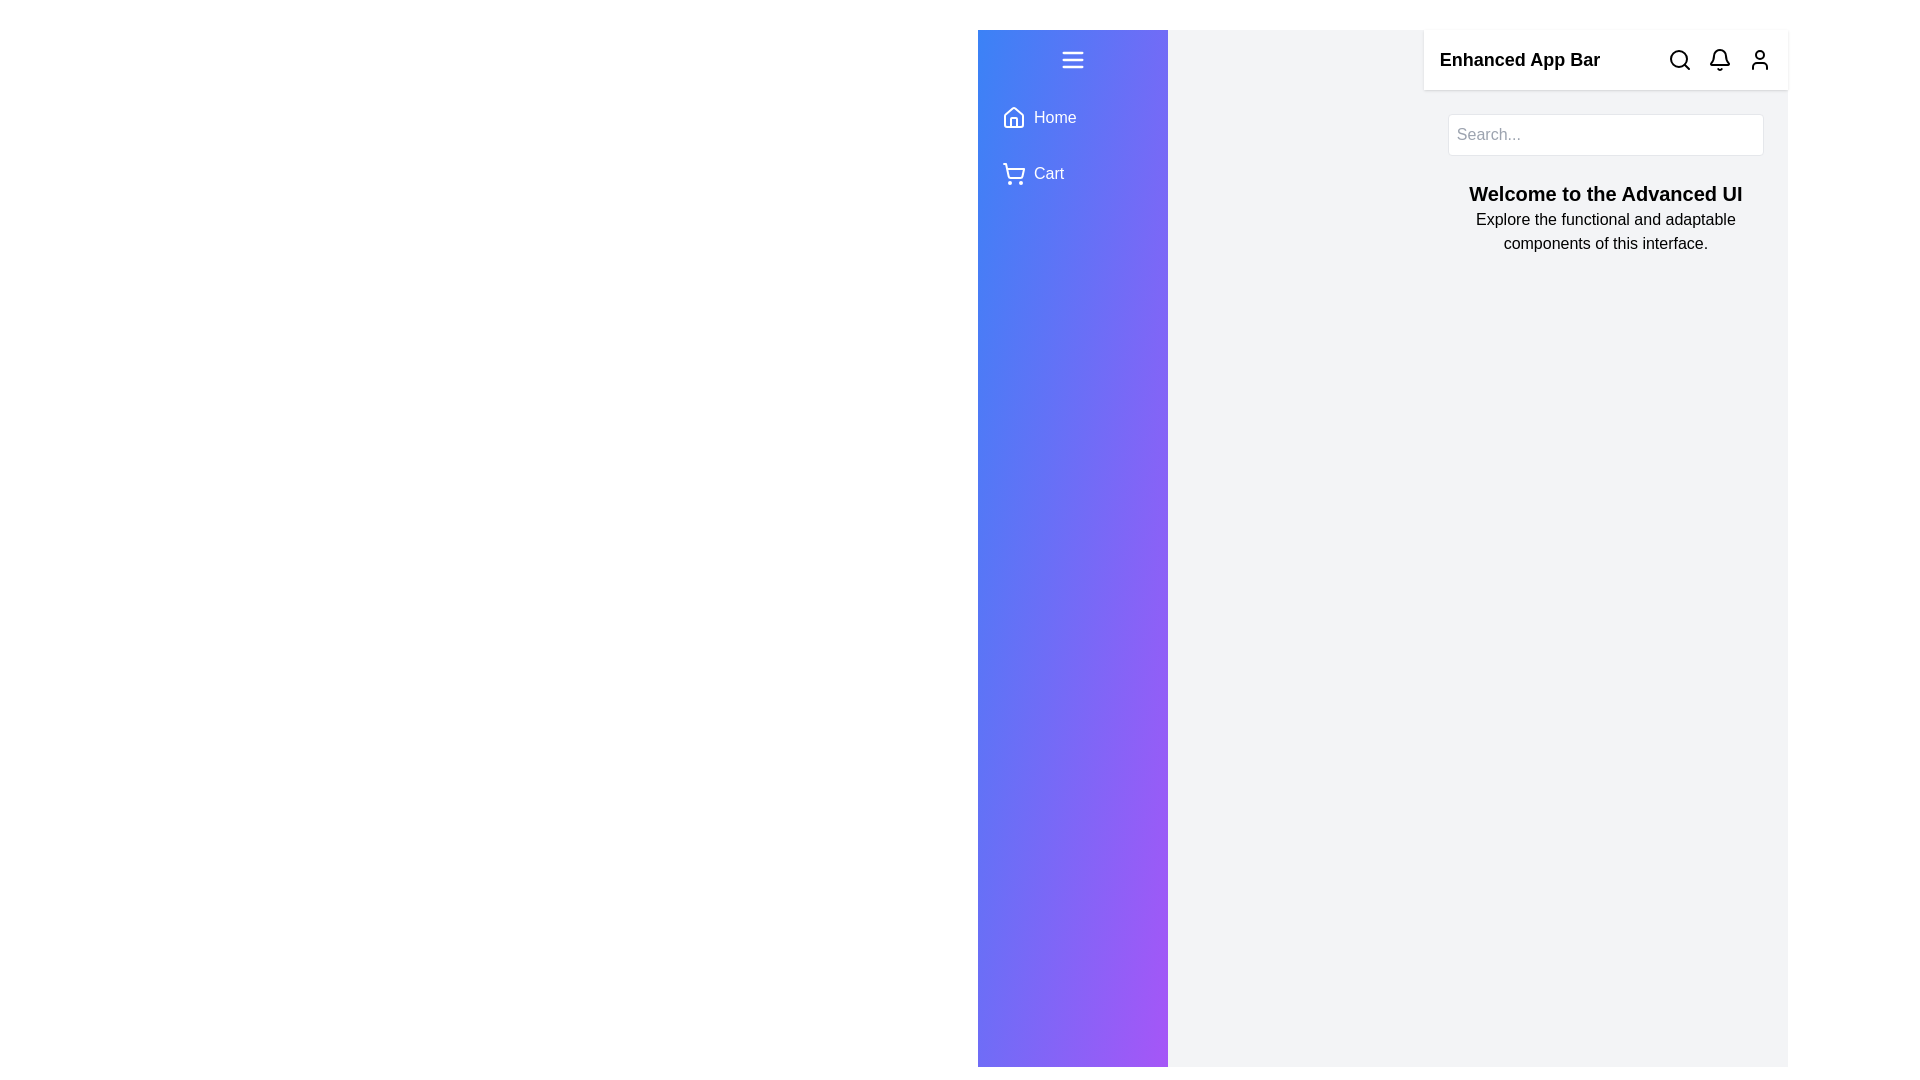  Describe the element at coordinates (1070, 59) in the screenshot. I see `the menu icon to toggle the sidebar visibility` at that location.